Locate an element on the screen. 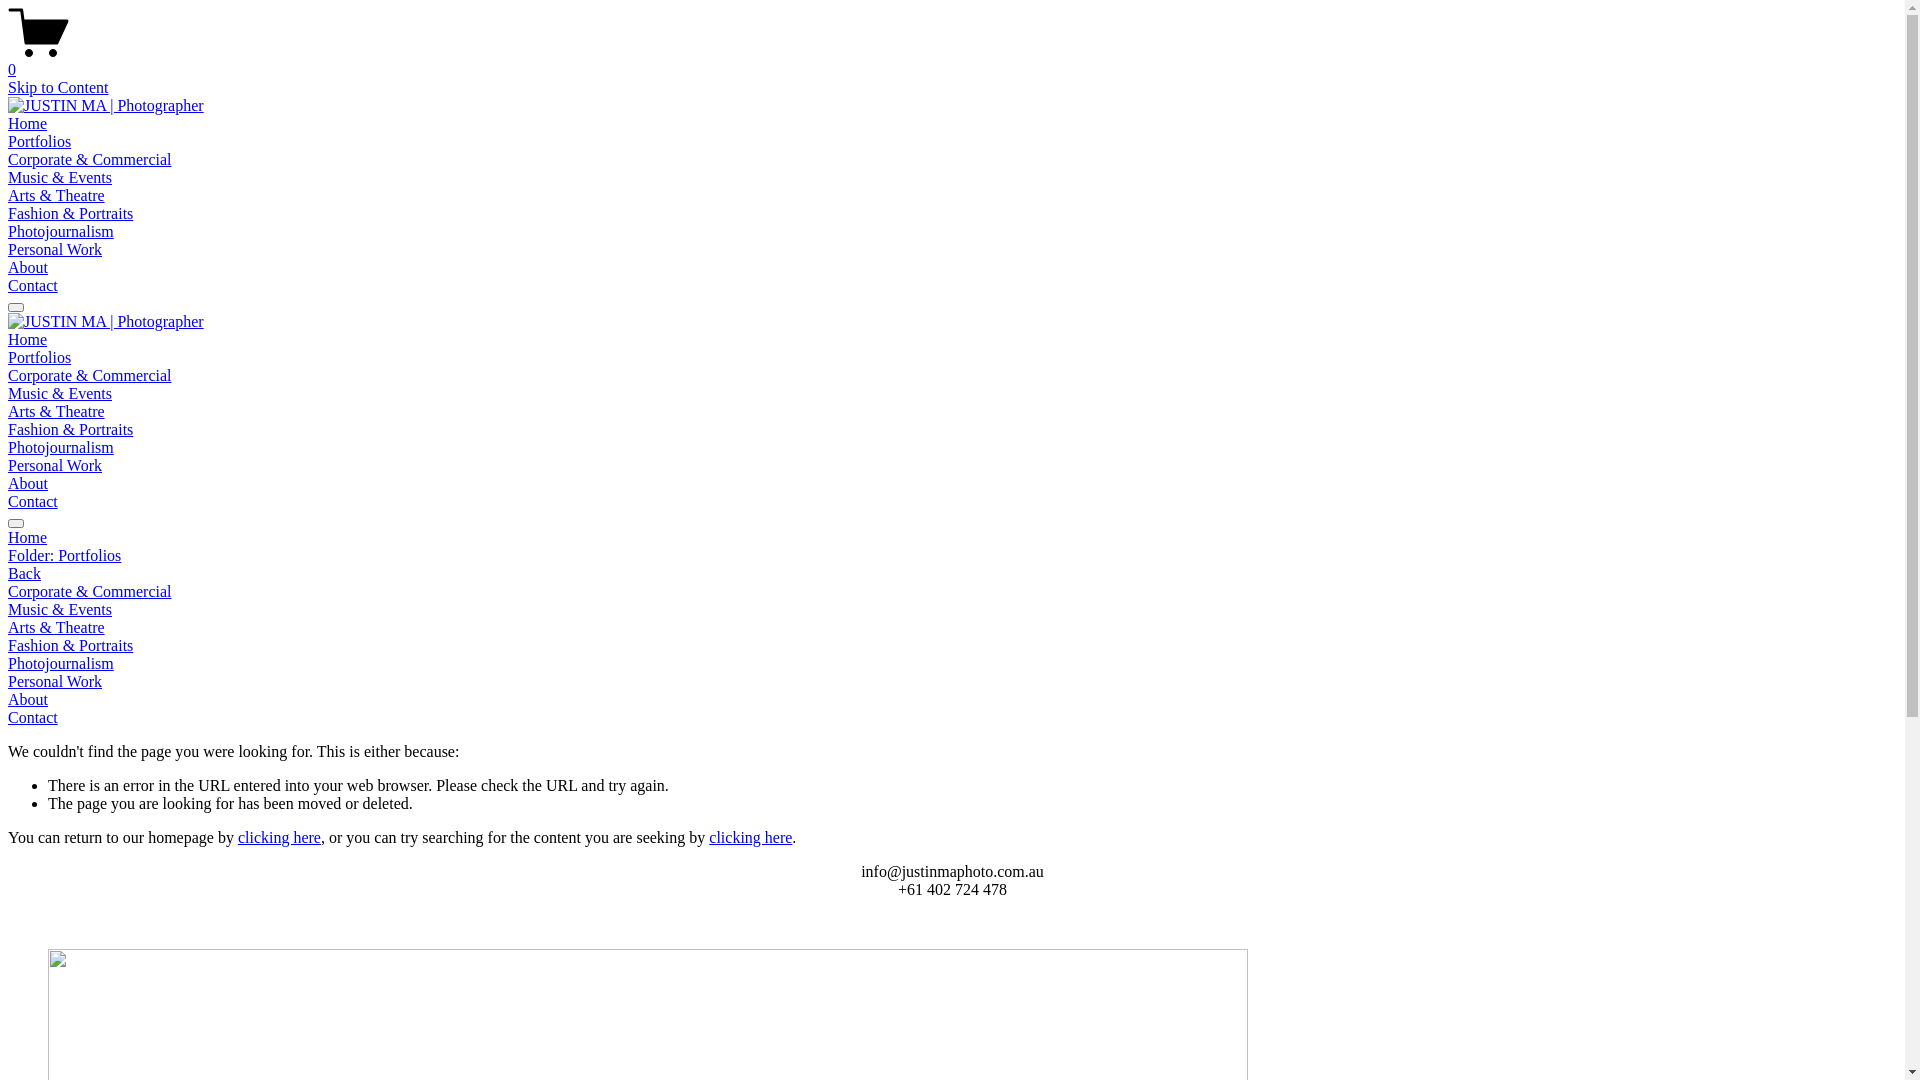  'Contact' is located at coordinates (33, 285).